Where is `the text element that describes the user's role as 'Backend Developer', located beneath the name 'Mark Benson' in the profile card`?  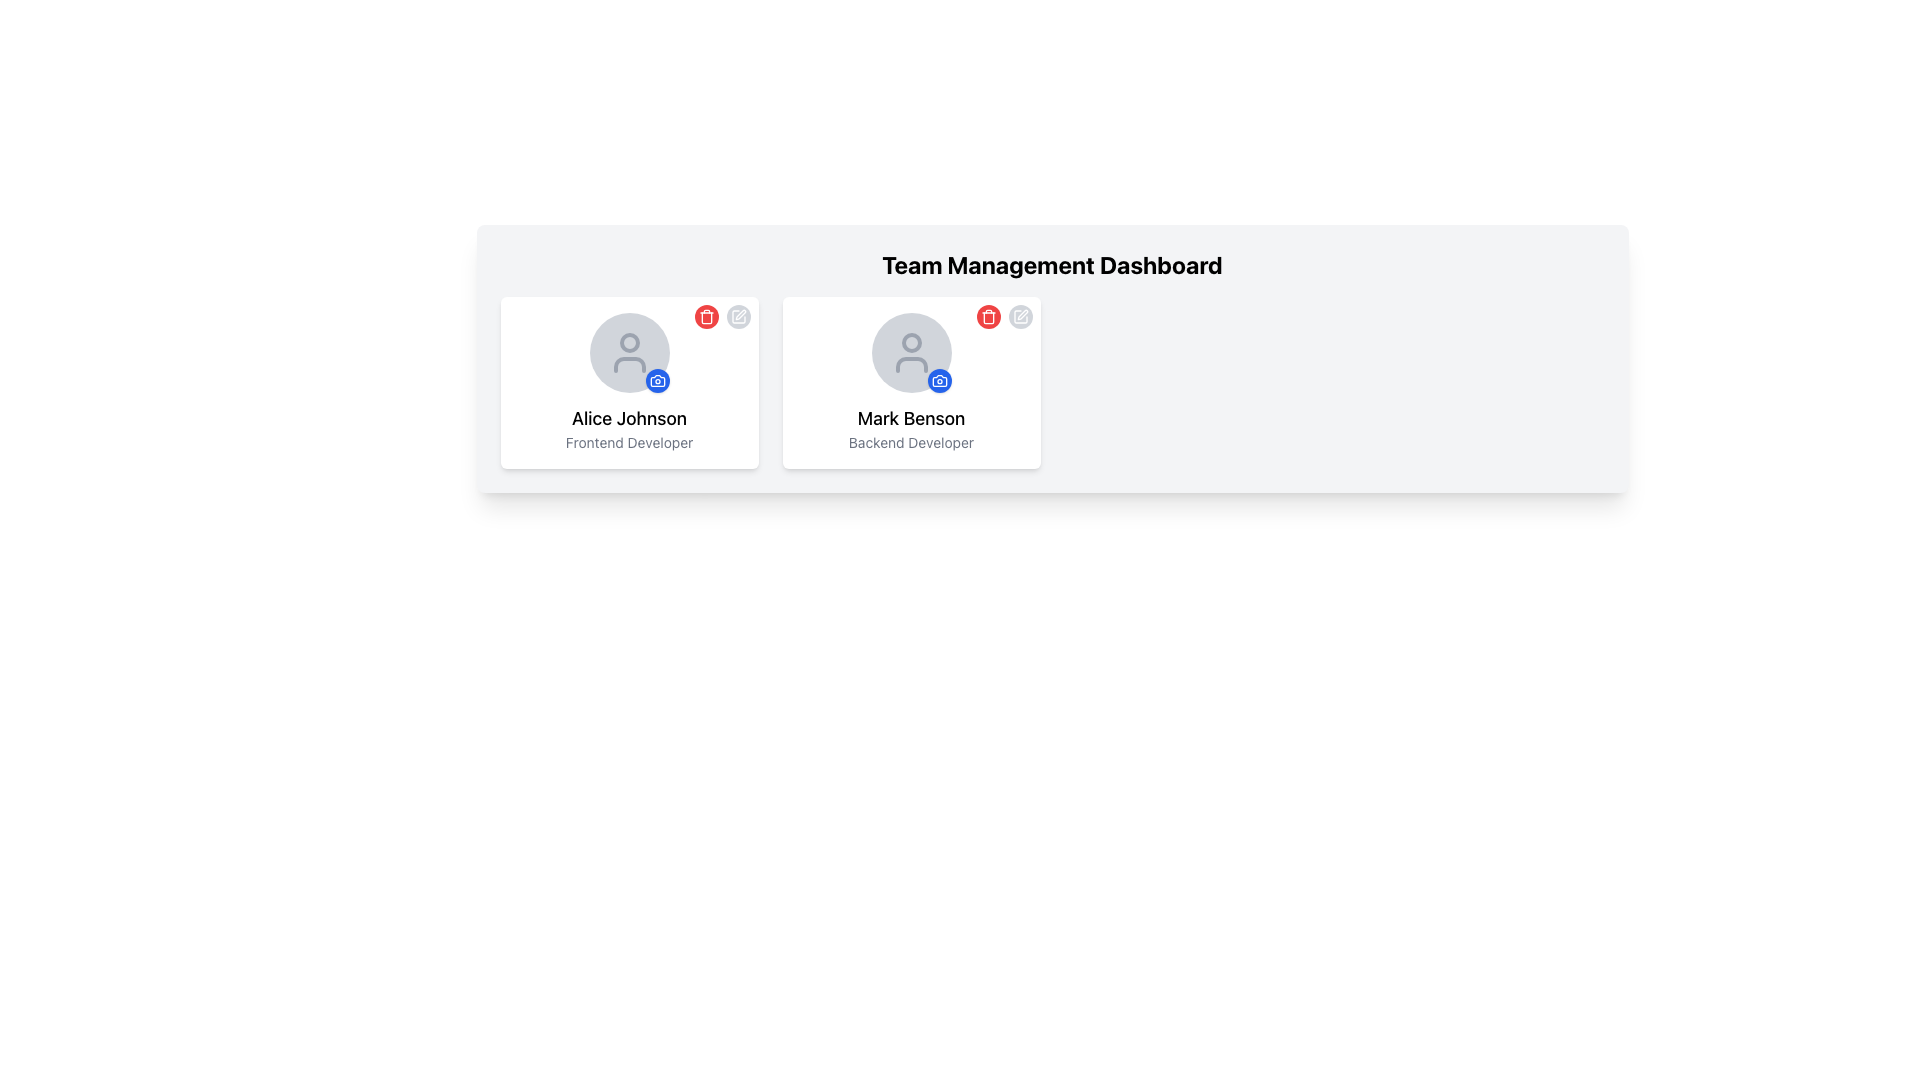
the text element that describes the user's role as 'Backend Developer', located beneath the name 'Mark Benson' in the profile card is located at coordinates (910, 442).